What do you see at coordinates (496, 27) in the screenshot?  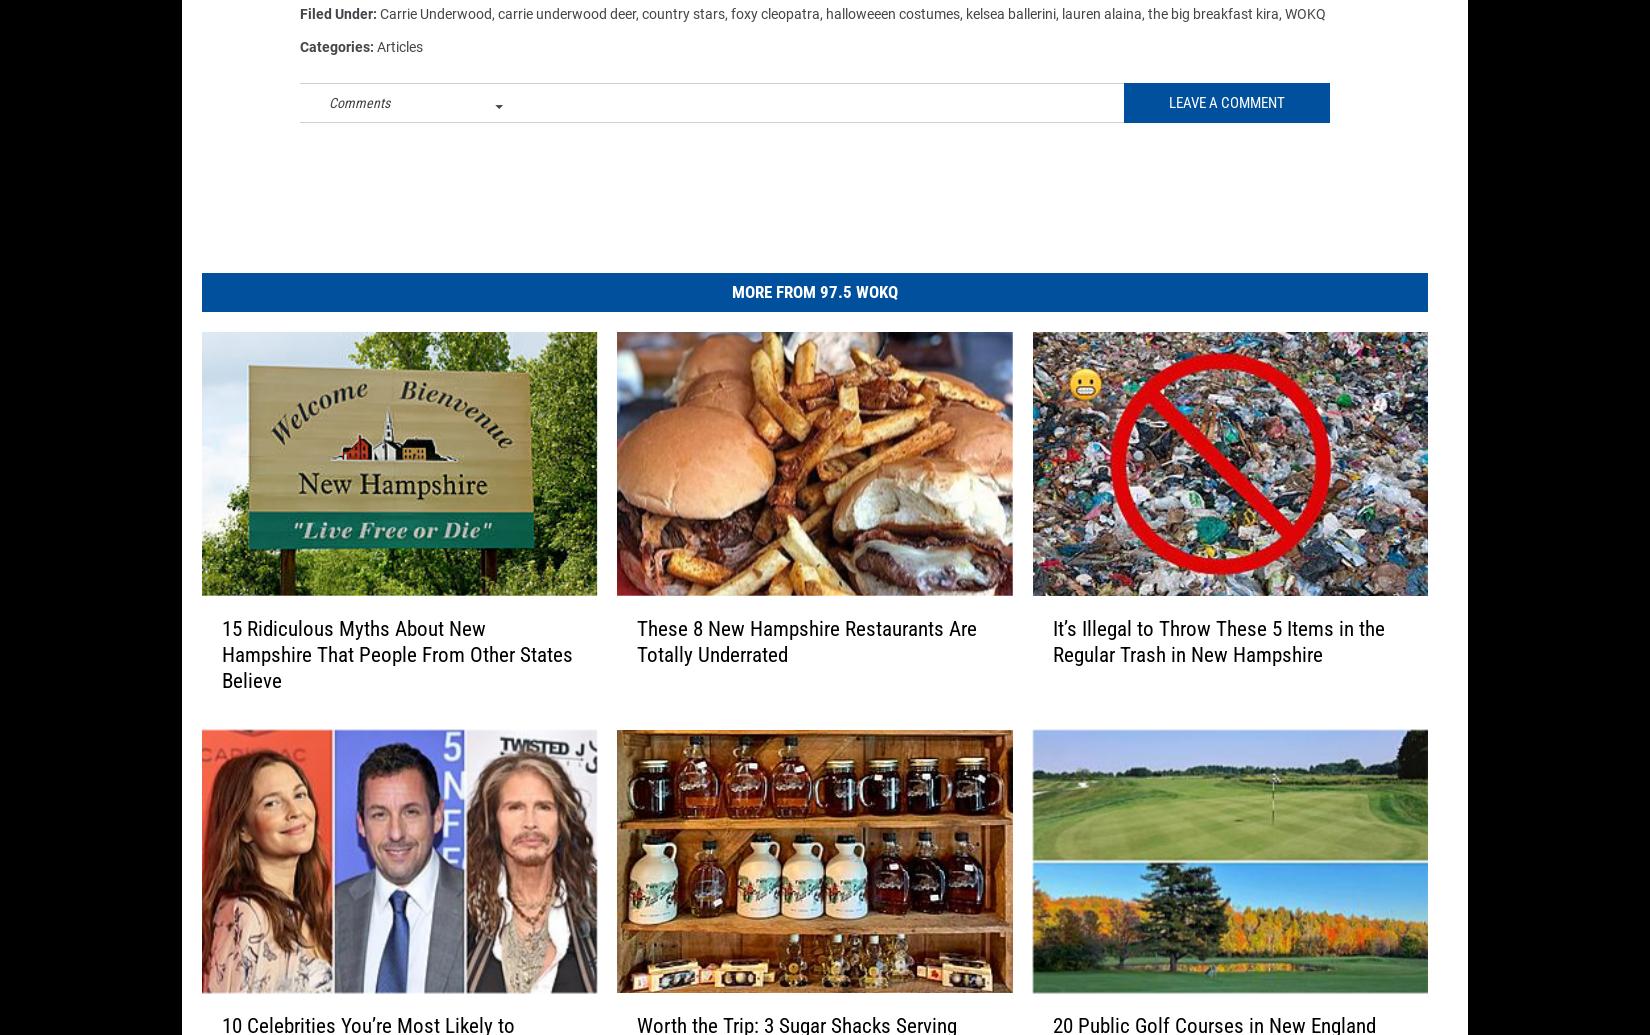 I see `'carrie underwood deer'` at bounding box center [496, 27].